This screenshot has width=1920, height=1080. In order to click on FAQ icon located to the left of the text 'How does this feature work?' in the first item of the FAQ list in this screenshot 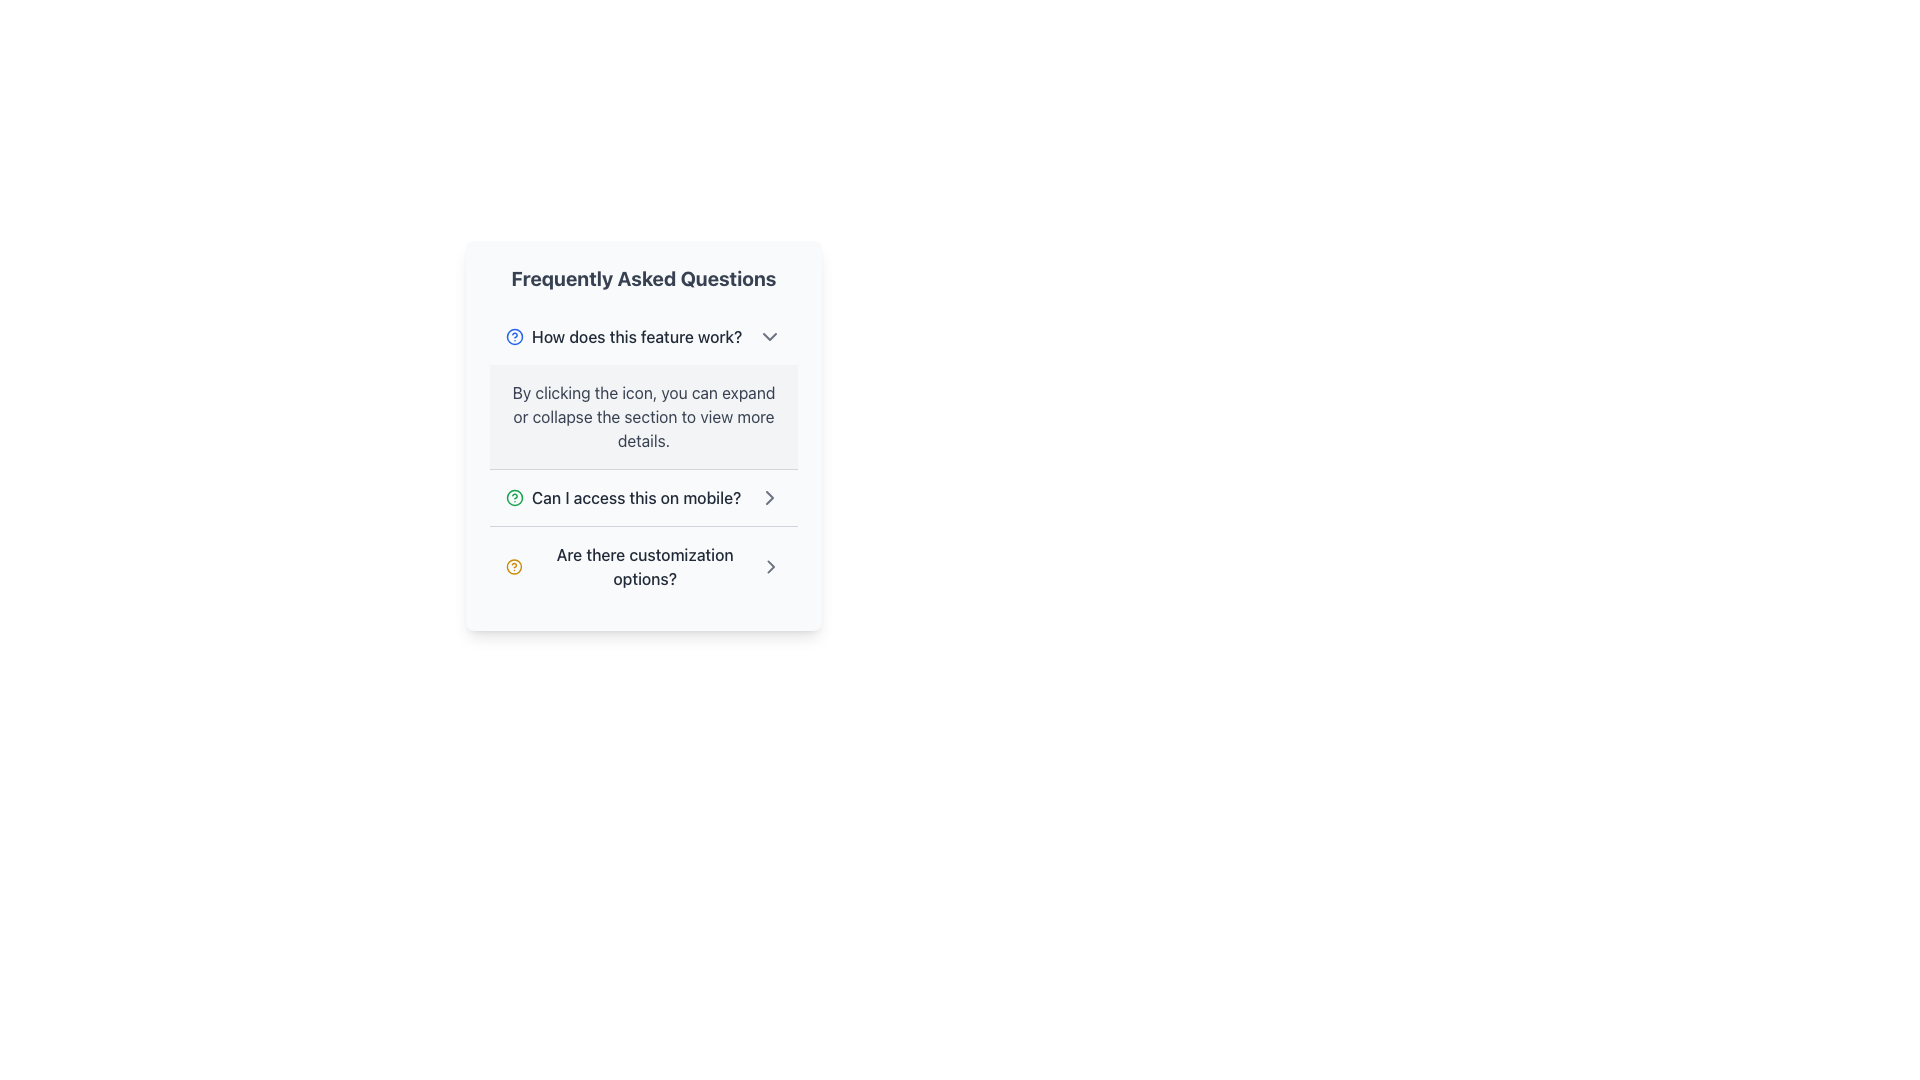, I will do `click(514, 335)`.